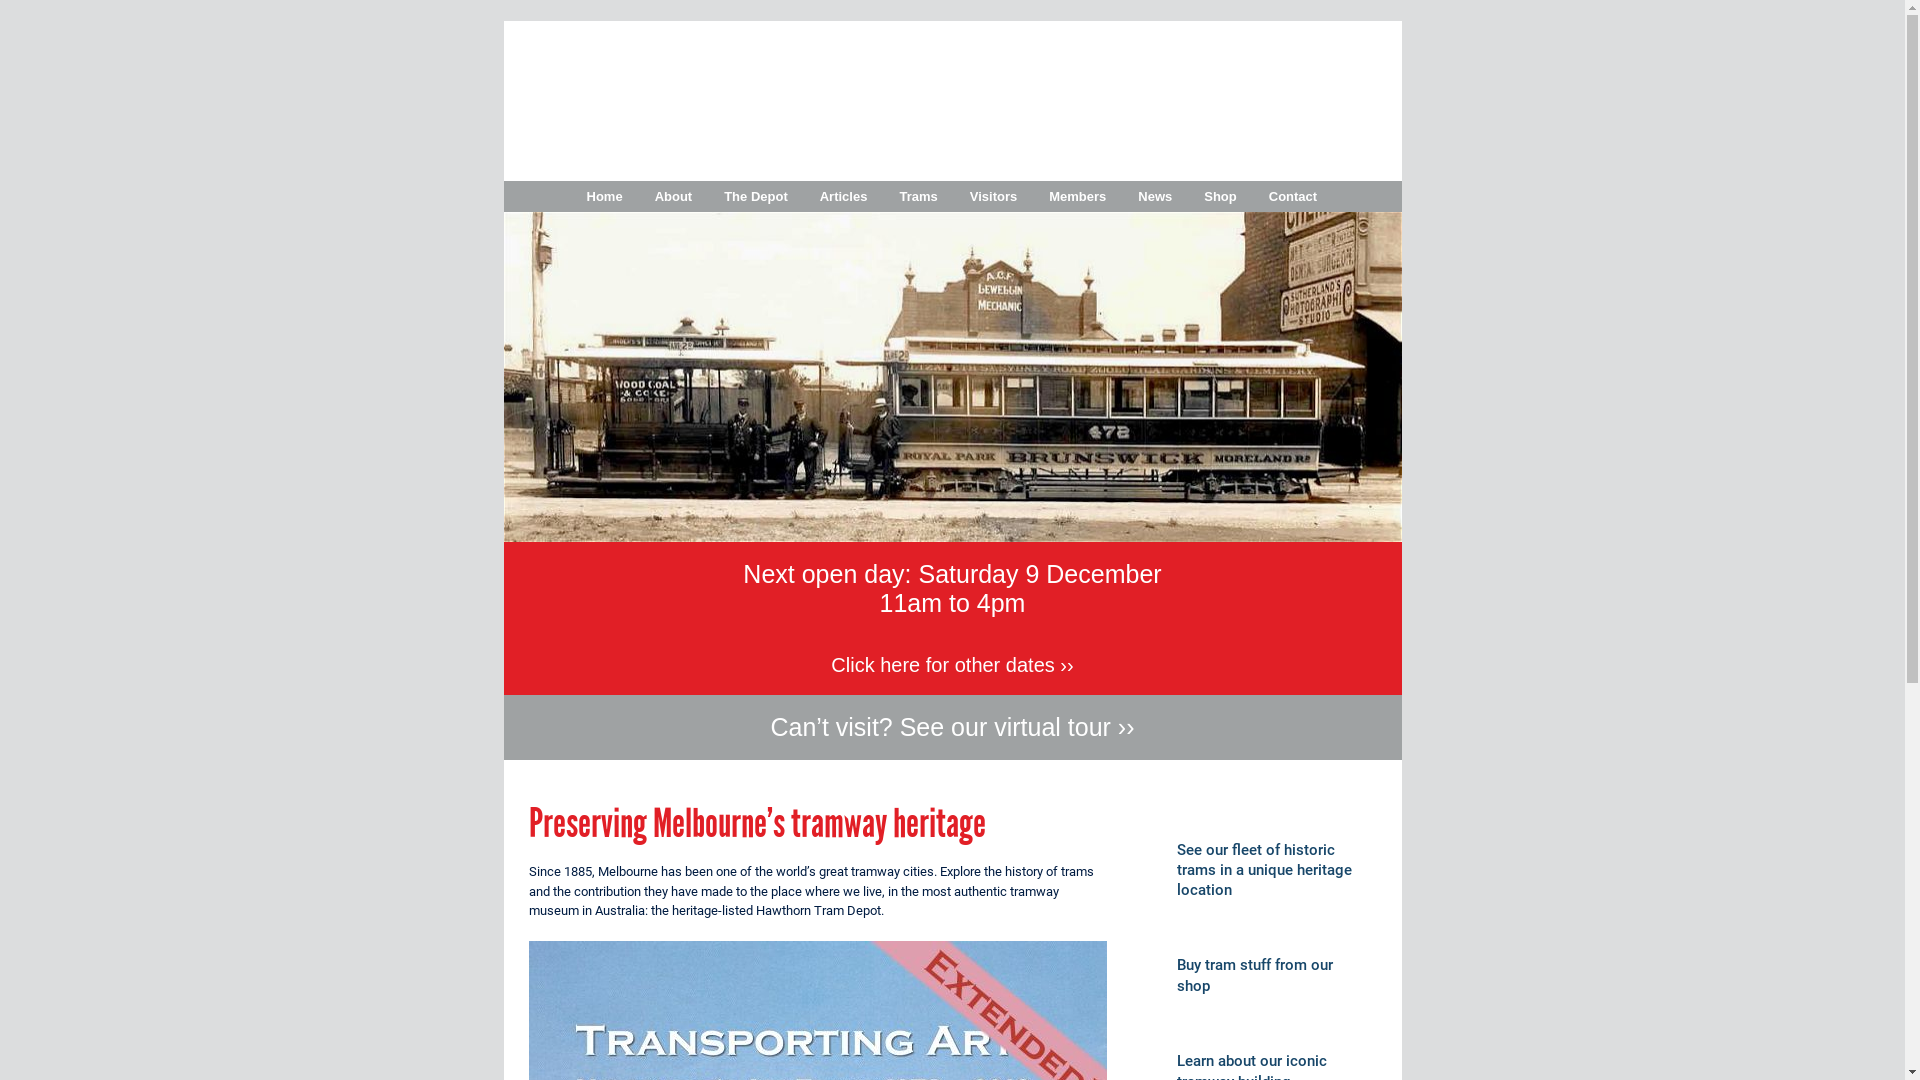  I want to click on 'Articles', so click(805, 196).